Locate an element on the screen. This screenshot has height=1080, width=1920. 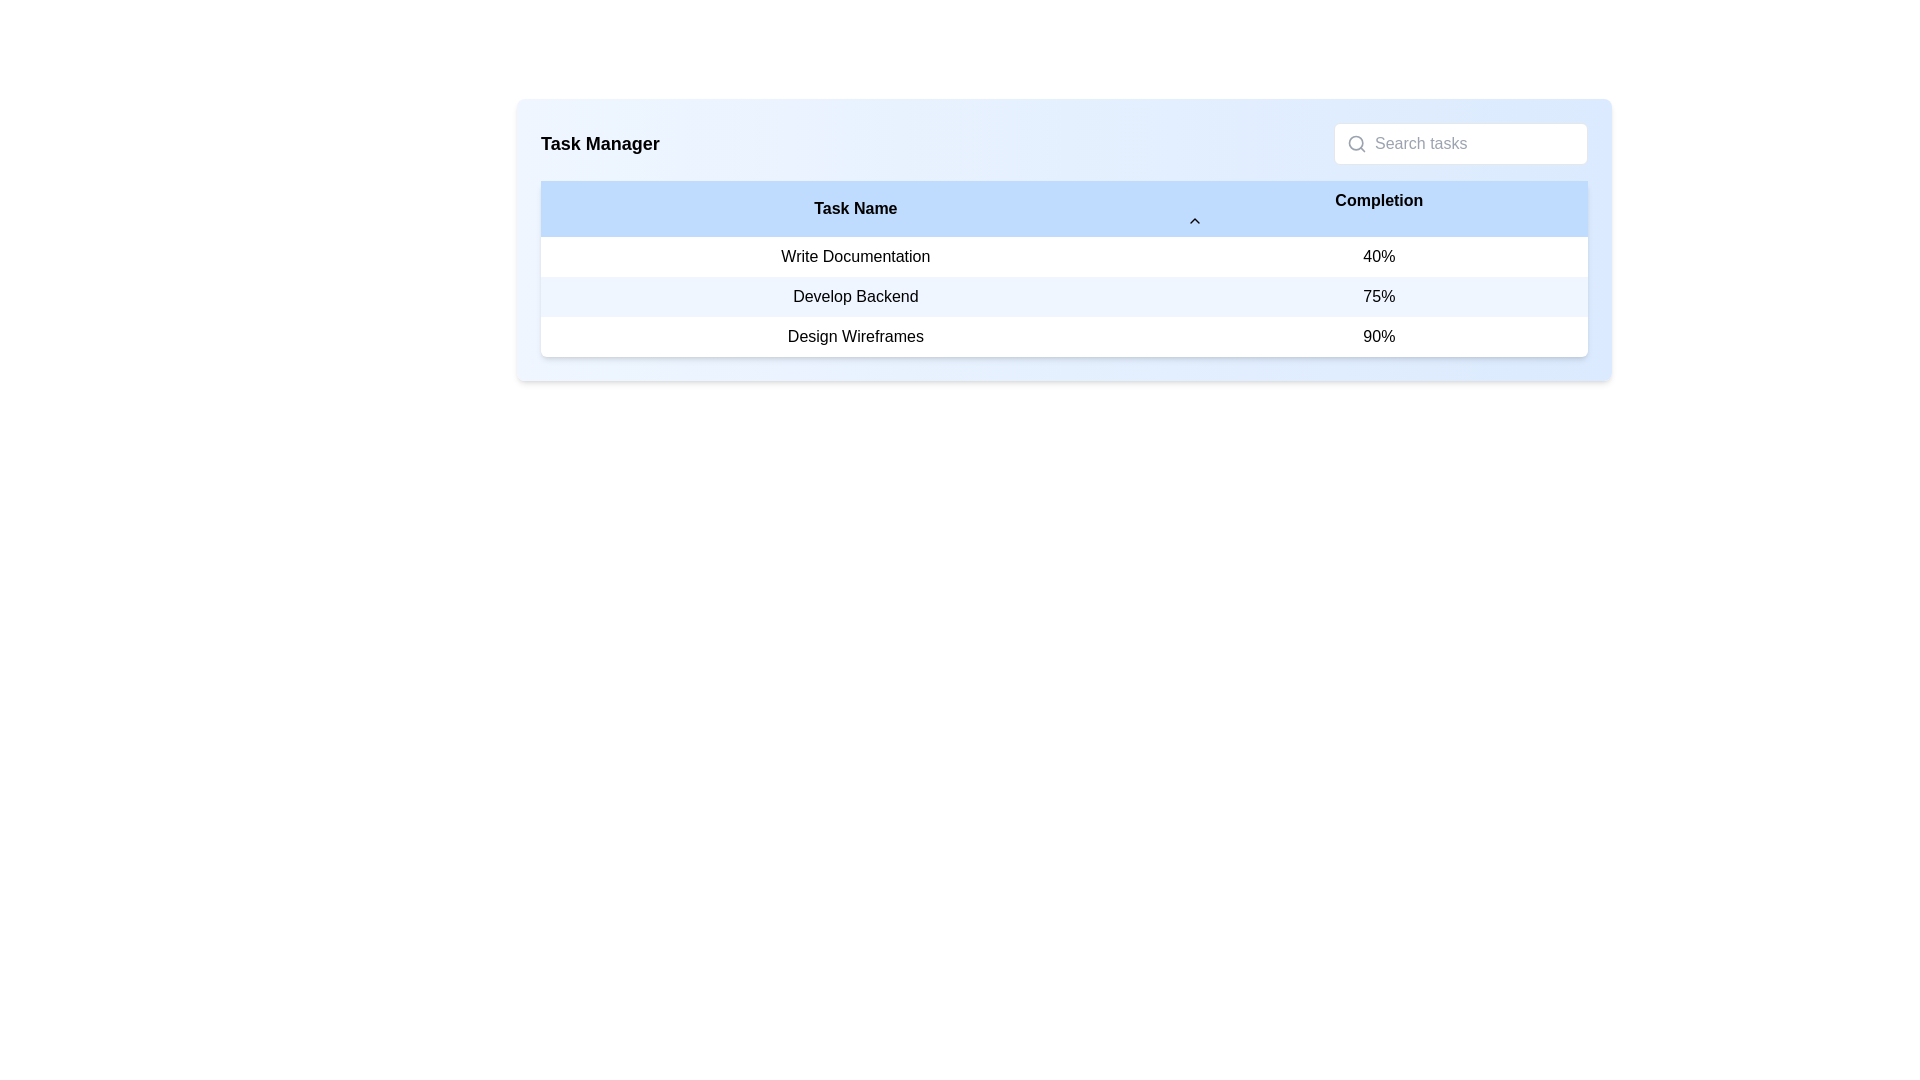
the Text element displaying '75%' located in the second row of the table under the 'Completion' column is located at coordinates (1378, 297).